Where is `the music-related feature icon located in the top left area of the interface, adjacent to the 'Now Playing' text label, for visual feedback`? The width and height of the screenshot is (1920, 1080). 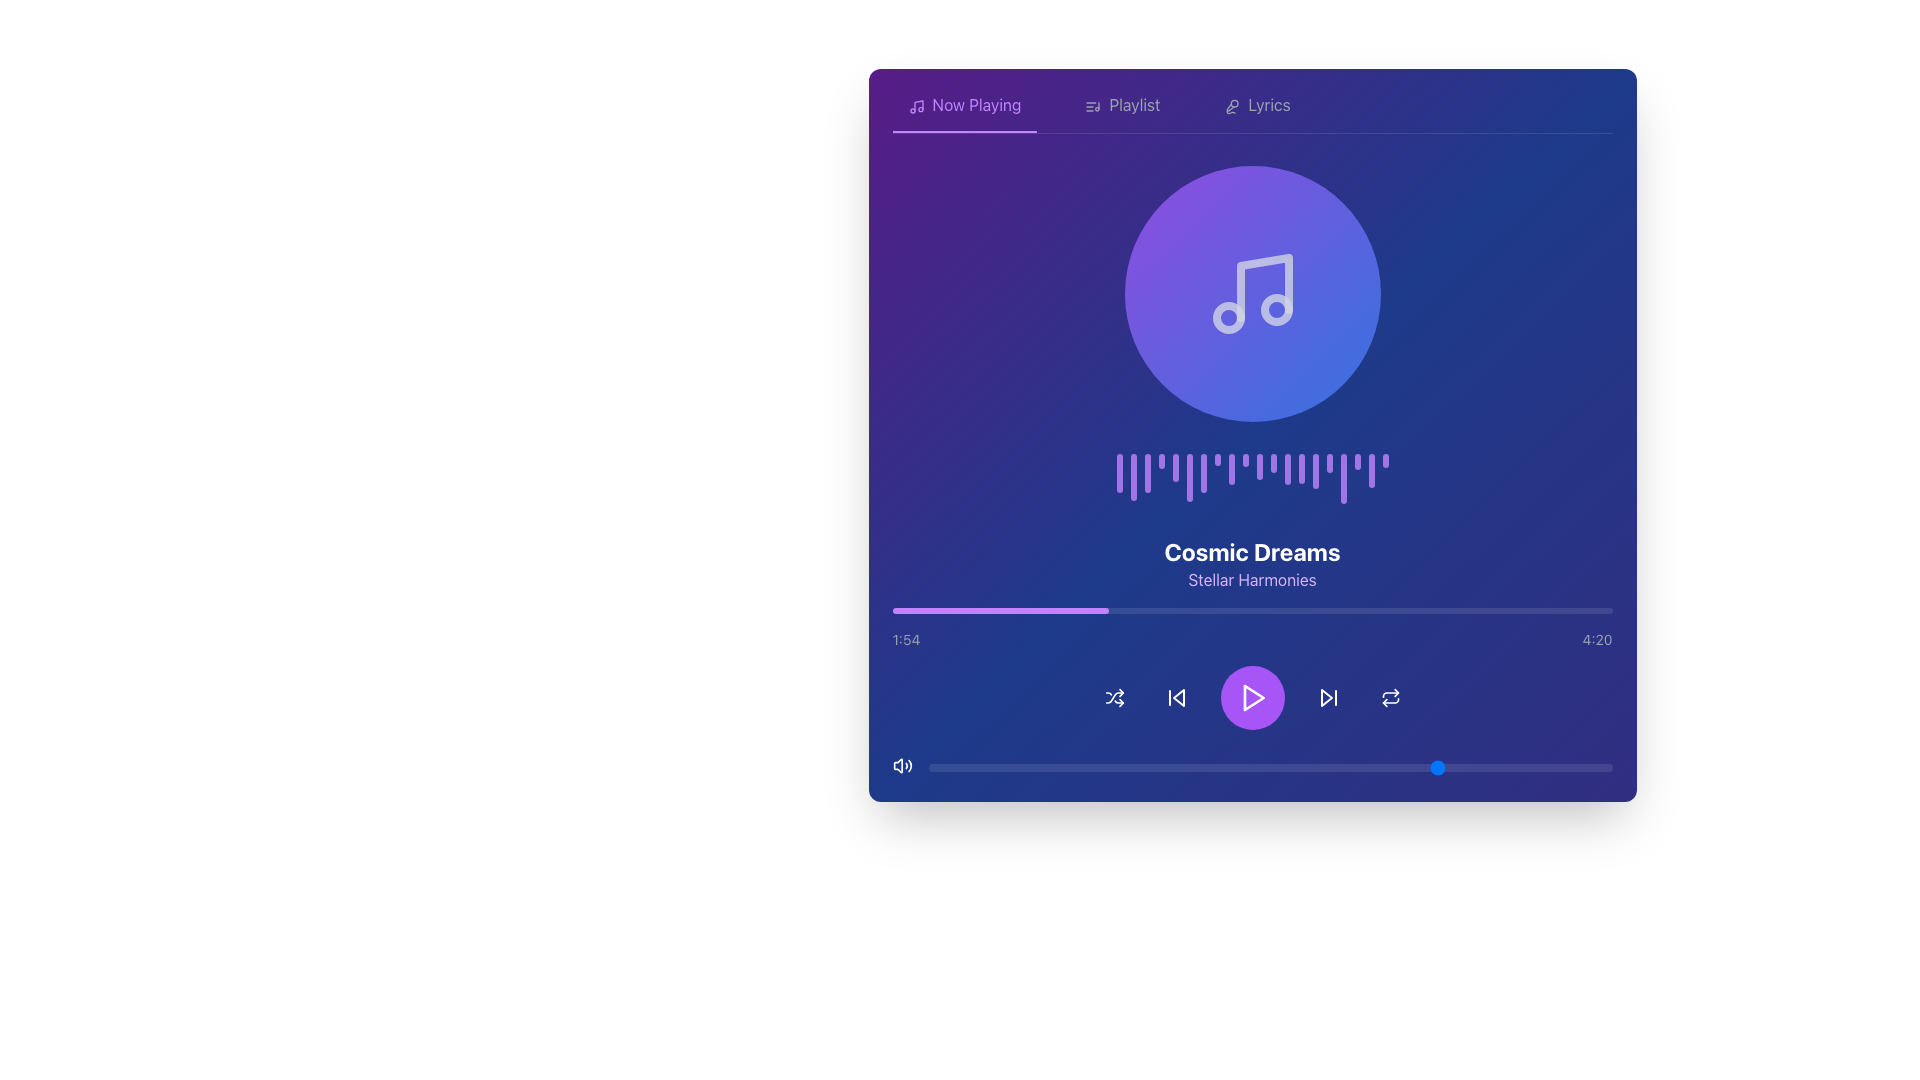
the music-related feature icon located in the top left area of the interface, adjacent to the 'Now Playing' text label, for visual feedback is located at coordinates (915, 106).